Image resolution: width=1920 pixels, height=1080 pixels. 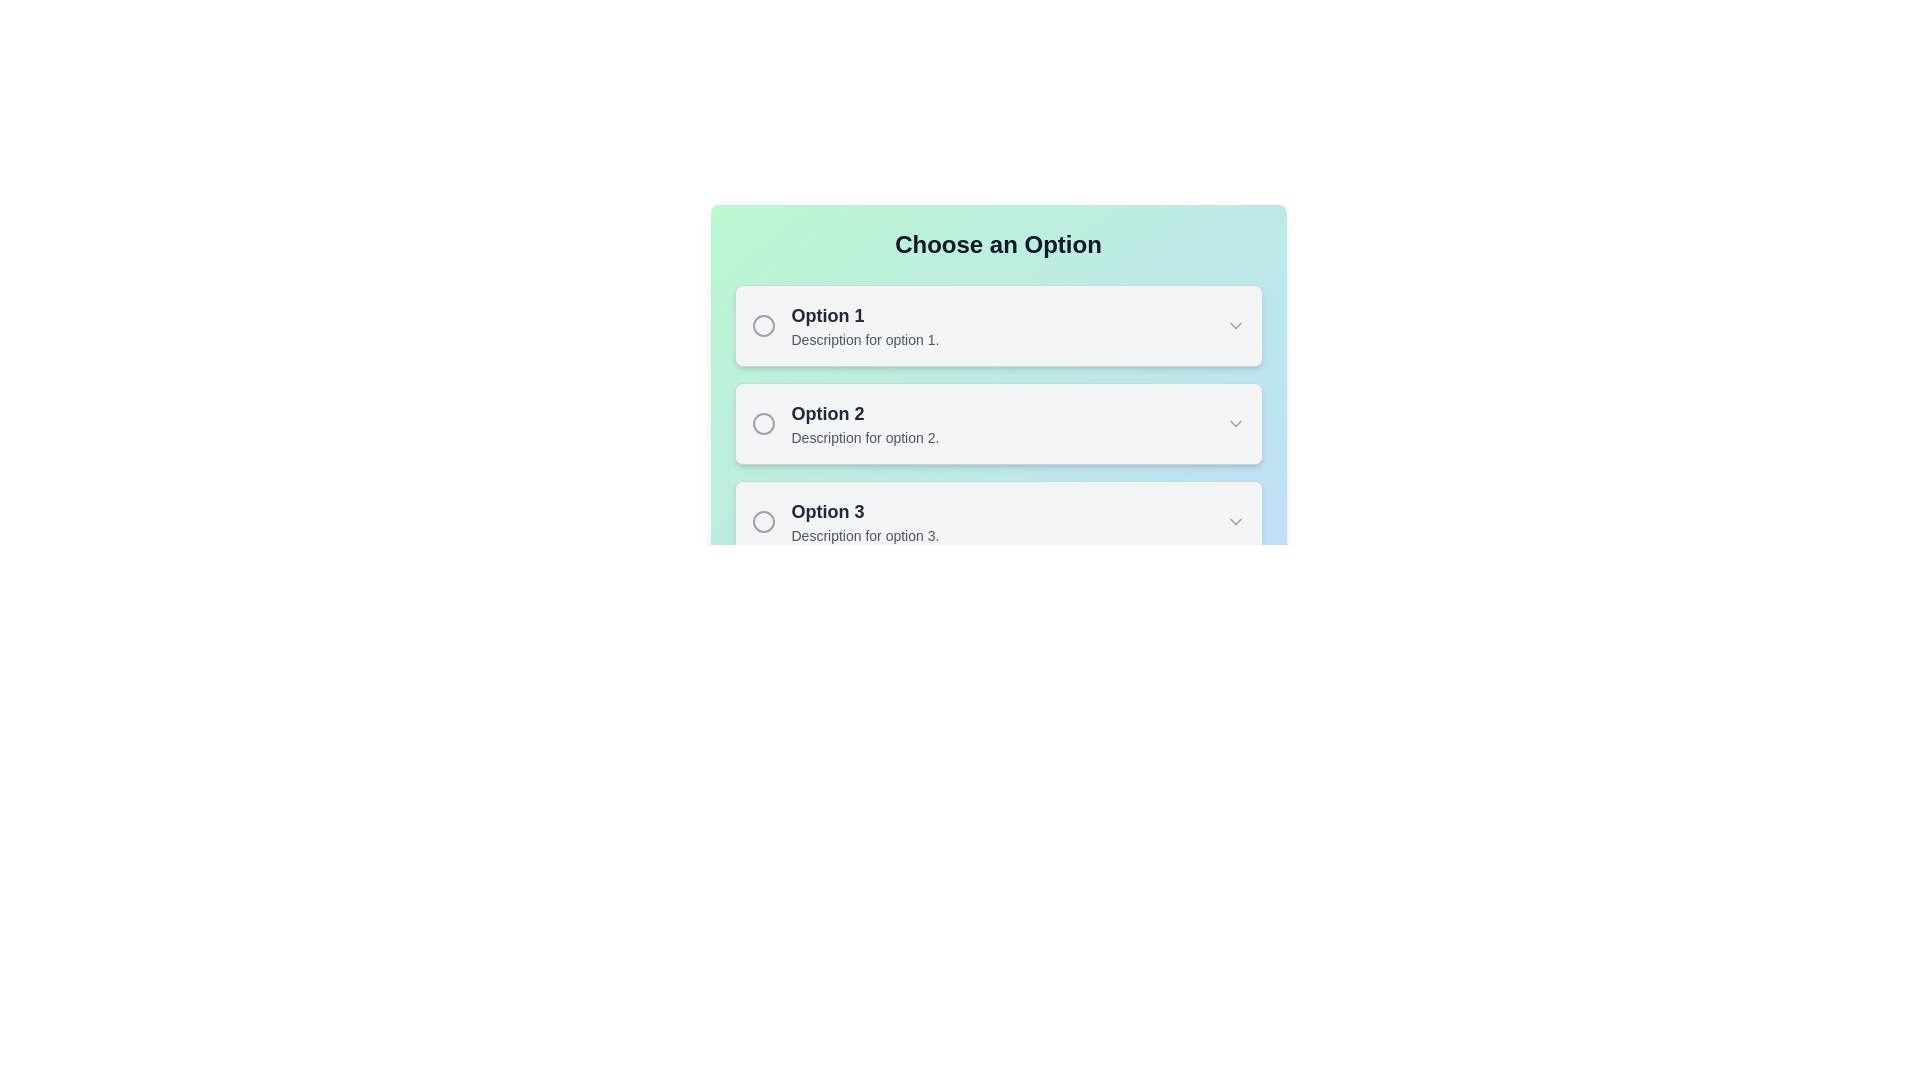 What do you see at coordinates (865, 315) in the screenshot?
I see `the text label that serves as the title for the first option in a list of selectable options by clicking on it` at bounding box center [865, 315].